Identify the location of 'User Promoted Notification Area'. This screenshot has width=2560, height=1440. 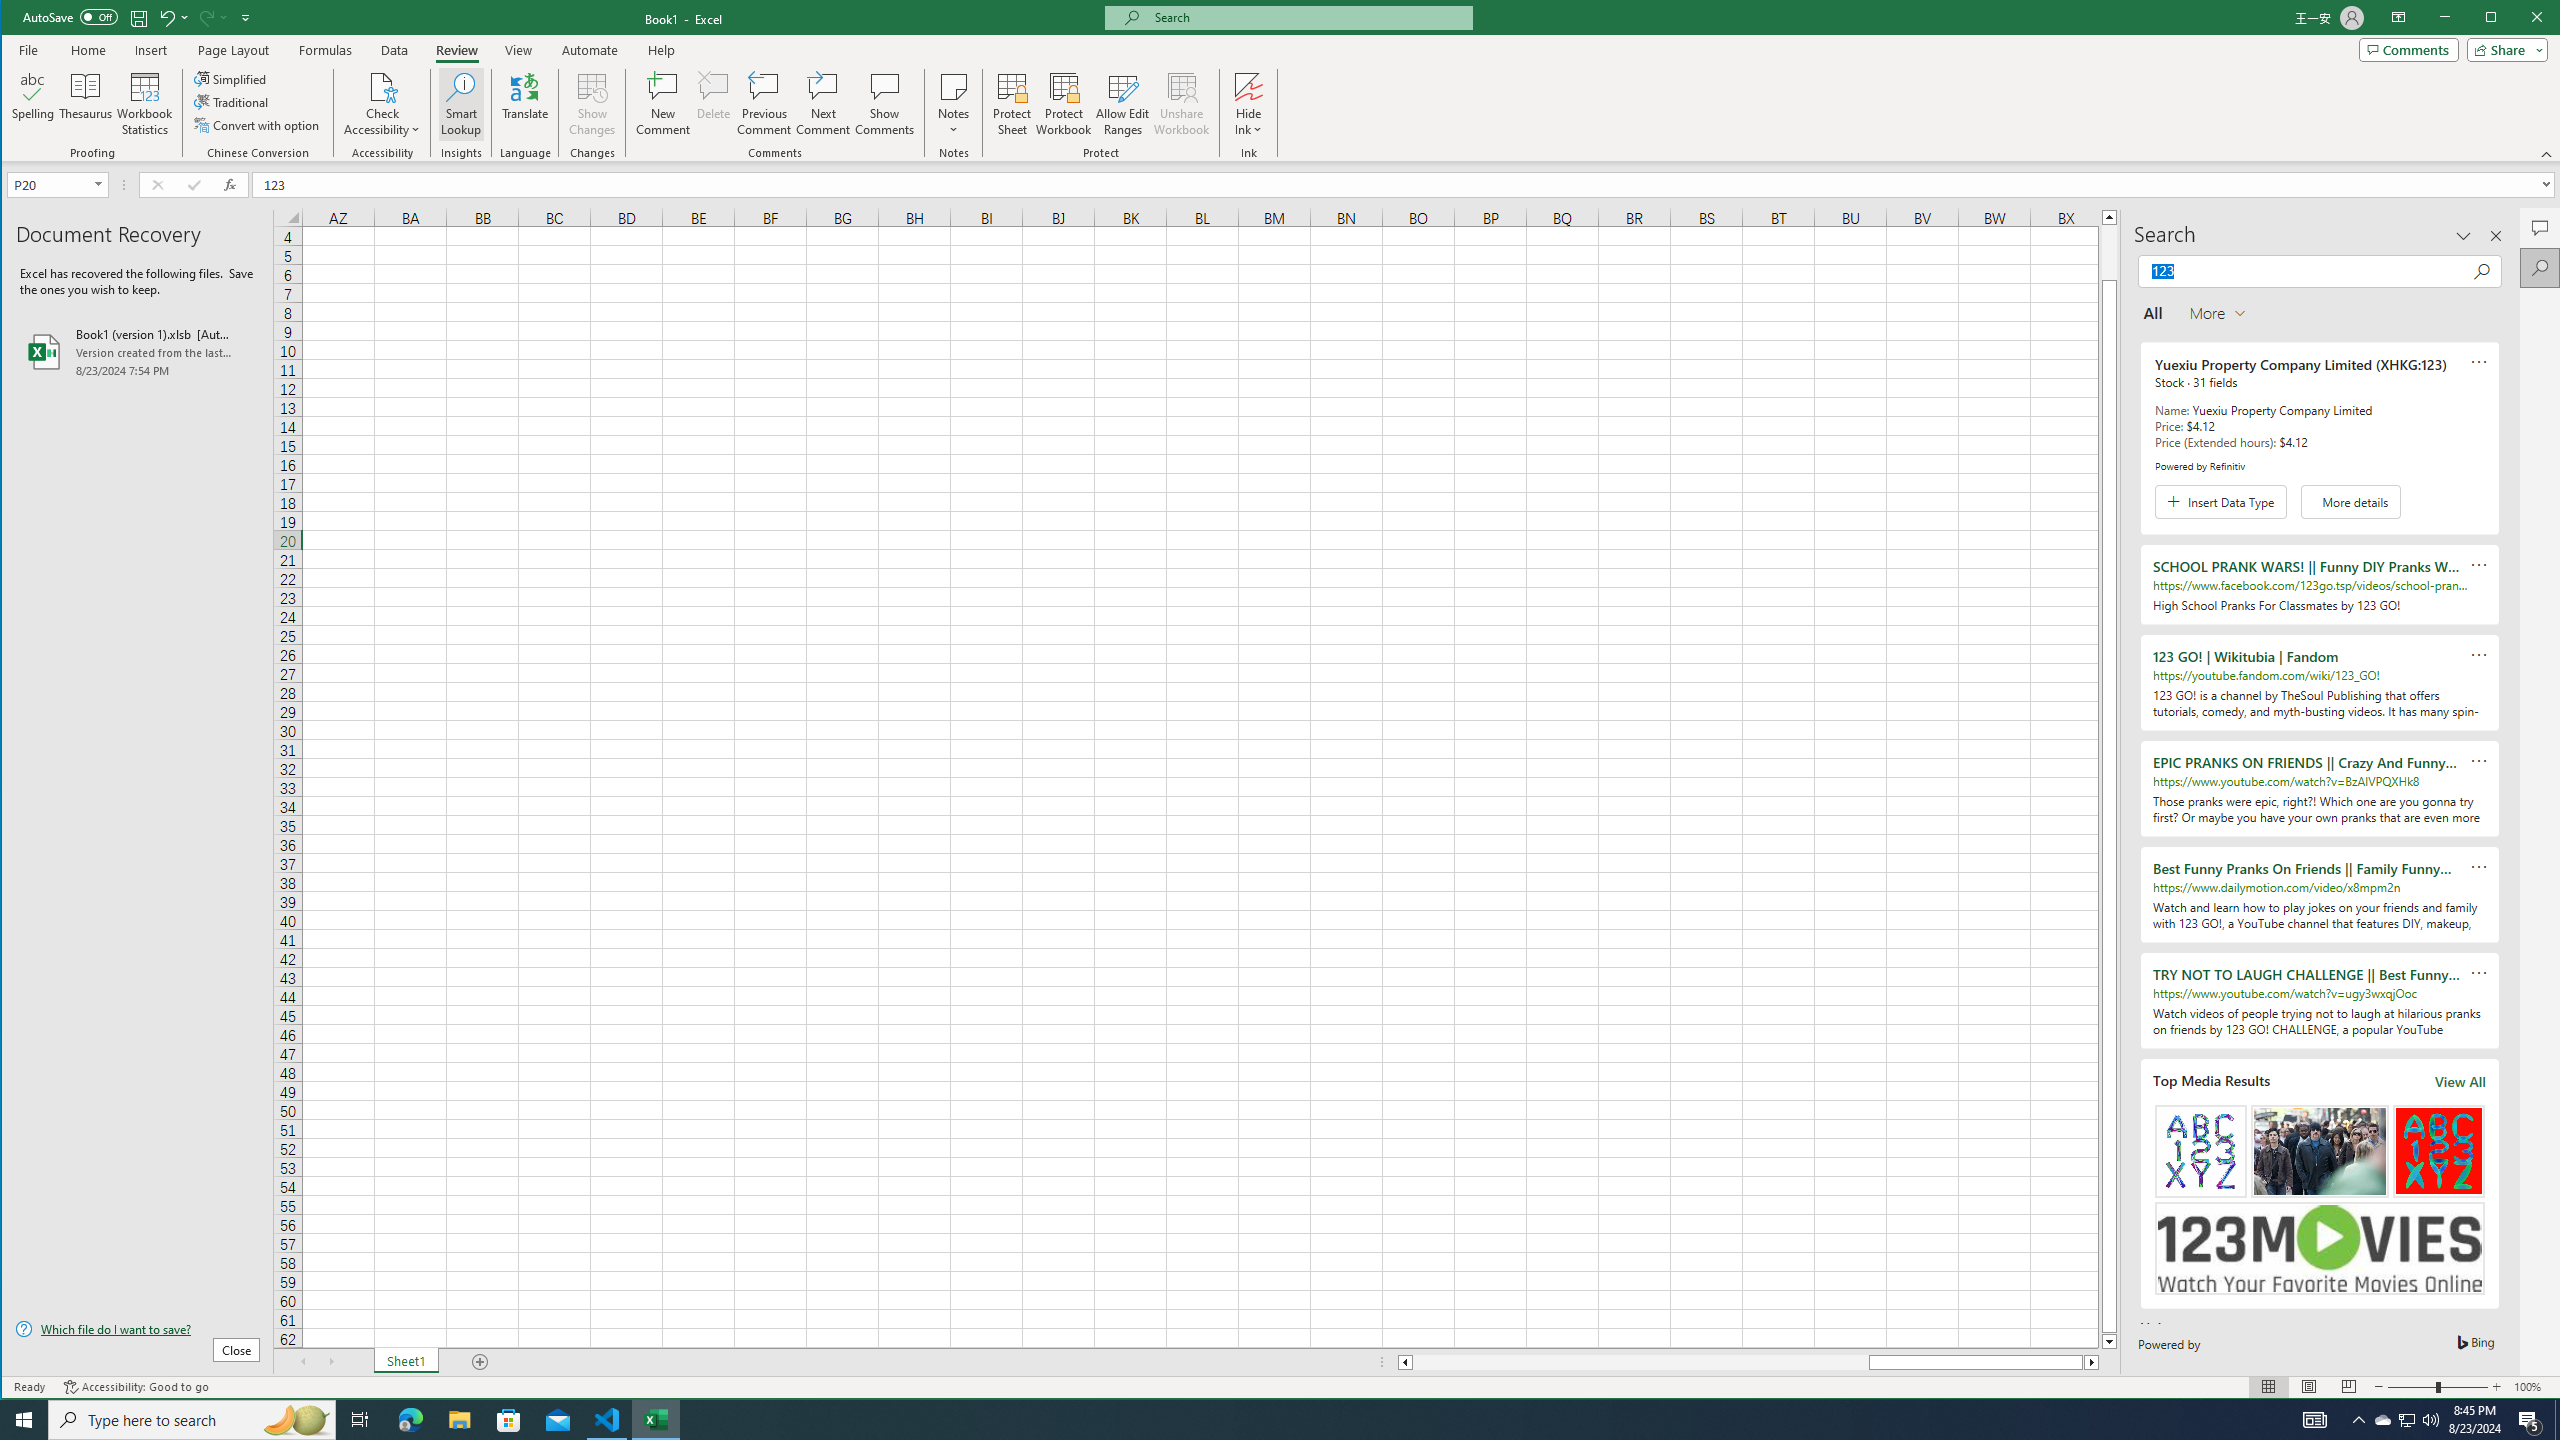
(2405, 1418).